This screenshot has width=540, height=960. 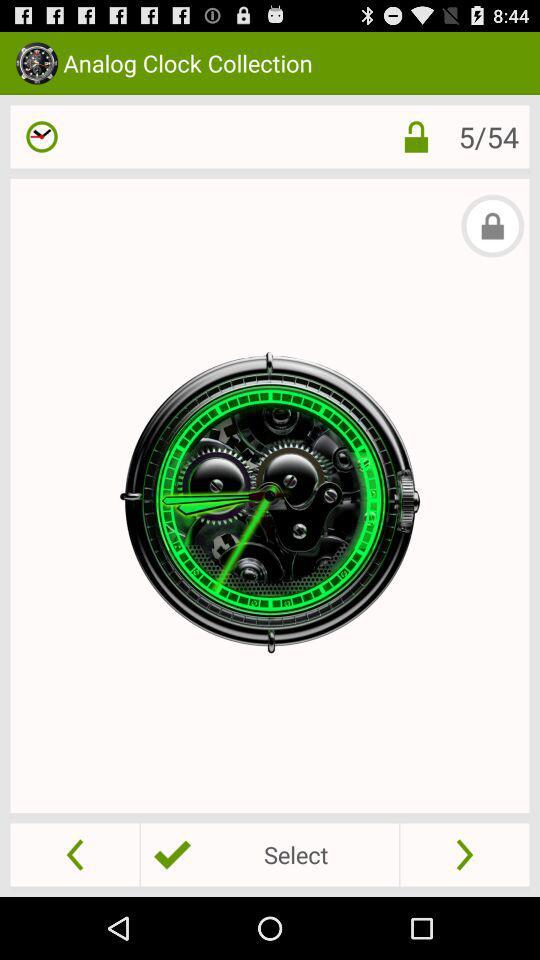 What do you see at coordinates (74, 853) in the screenshot?
I see `previous` at bounding box center [74, 853].